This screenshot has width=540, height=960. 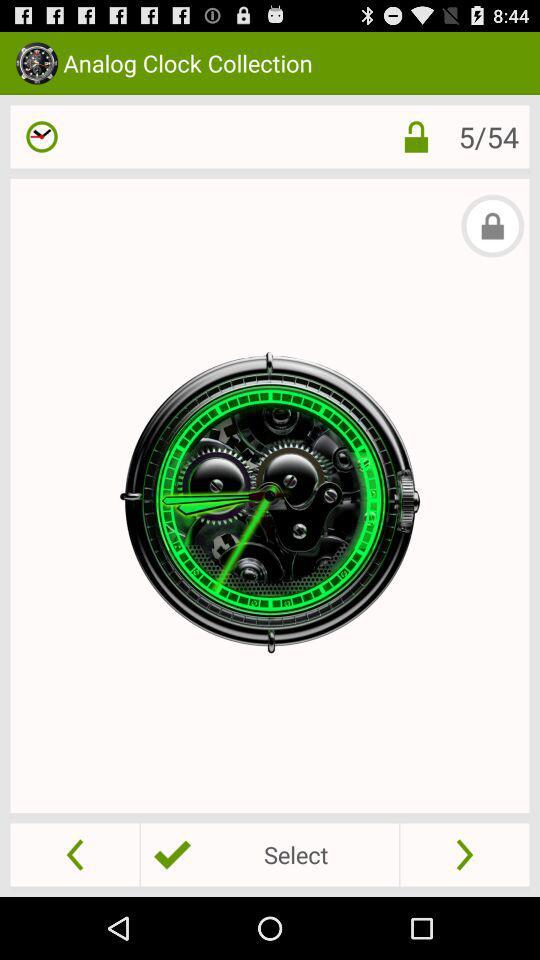 What do you see at coordinates (74, 853) in the screenshot?
I see `previous` at bounding box center [74, 853].